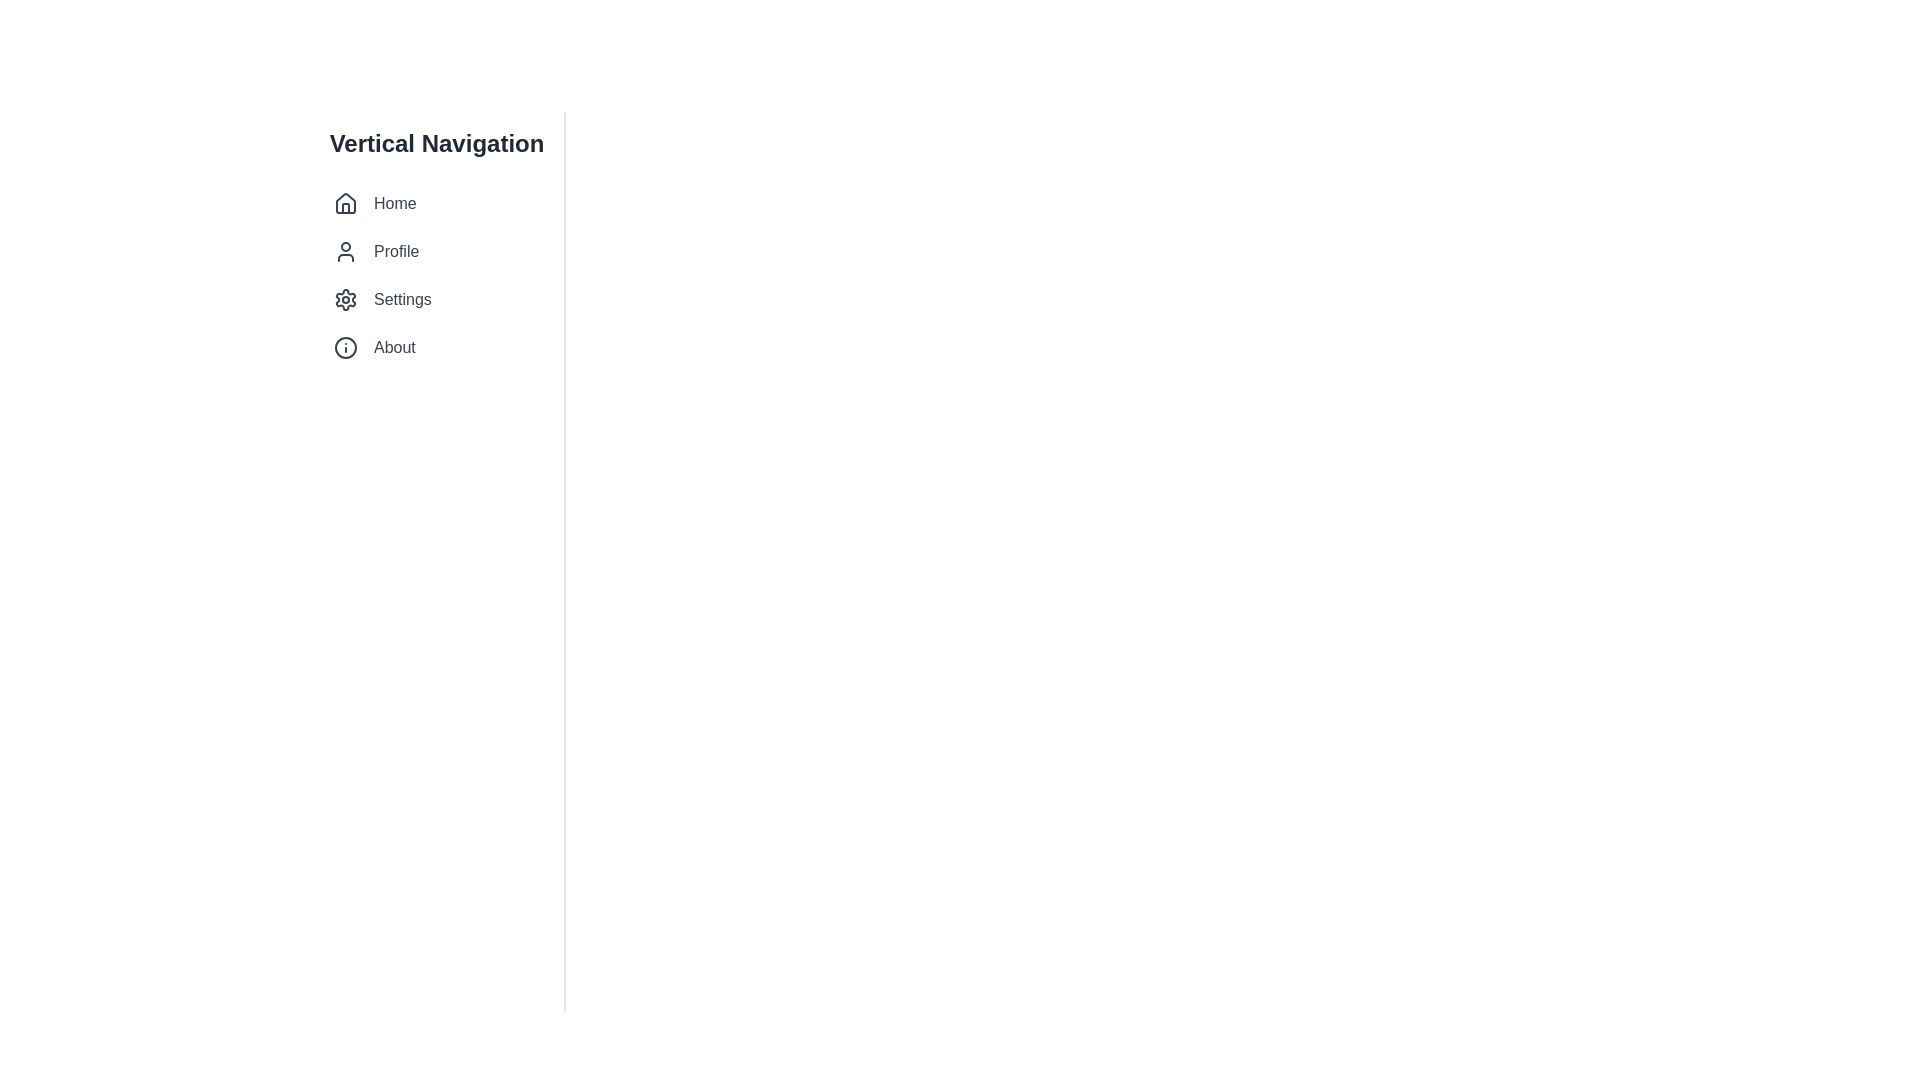 The width and height of the screenshot is (1920, 1080). I want to click on the 'About' navigation link button, which is styled with a gray color scheme and features rounded corners, so click(435, 346).